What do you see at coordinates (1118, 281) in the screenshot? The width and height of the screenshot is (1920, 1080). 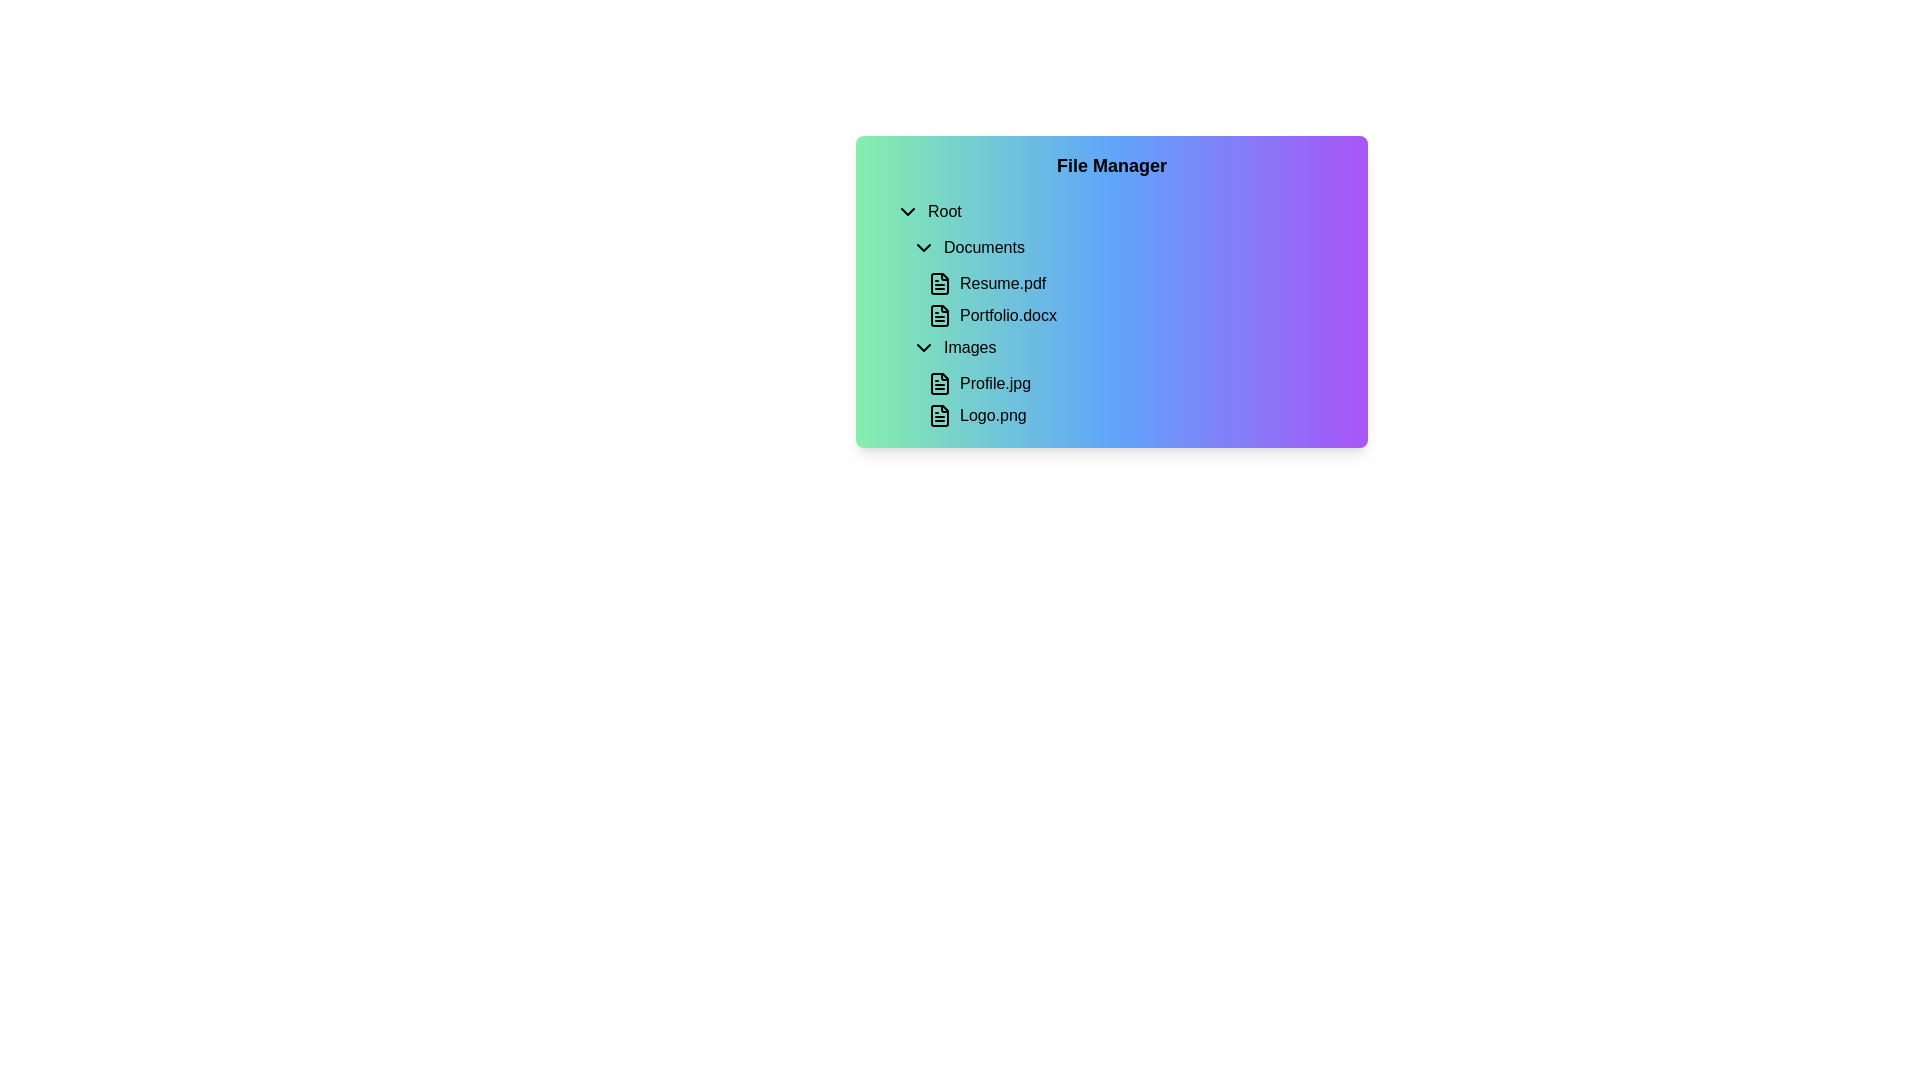 I see `the file 'Portfolio.docx' within the File Listing Section under the 'Documents' category in the File Manager interface` at bounding box center [1118, 281].